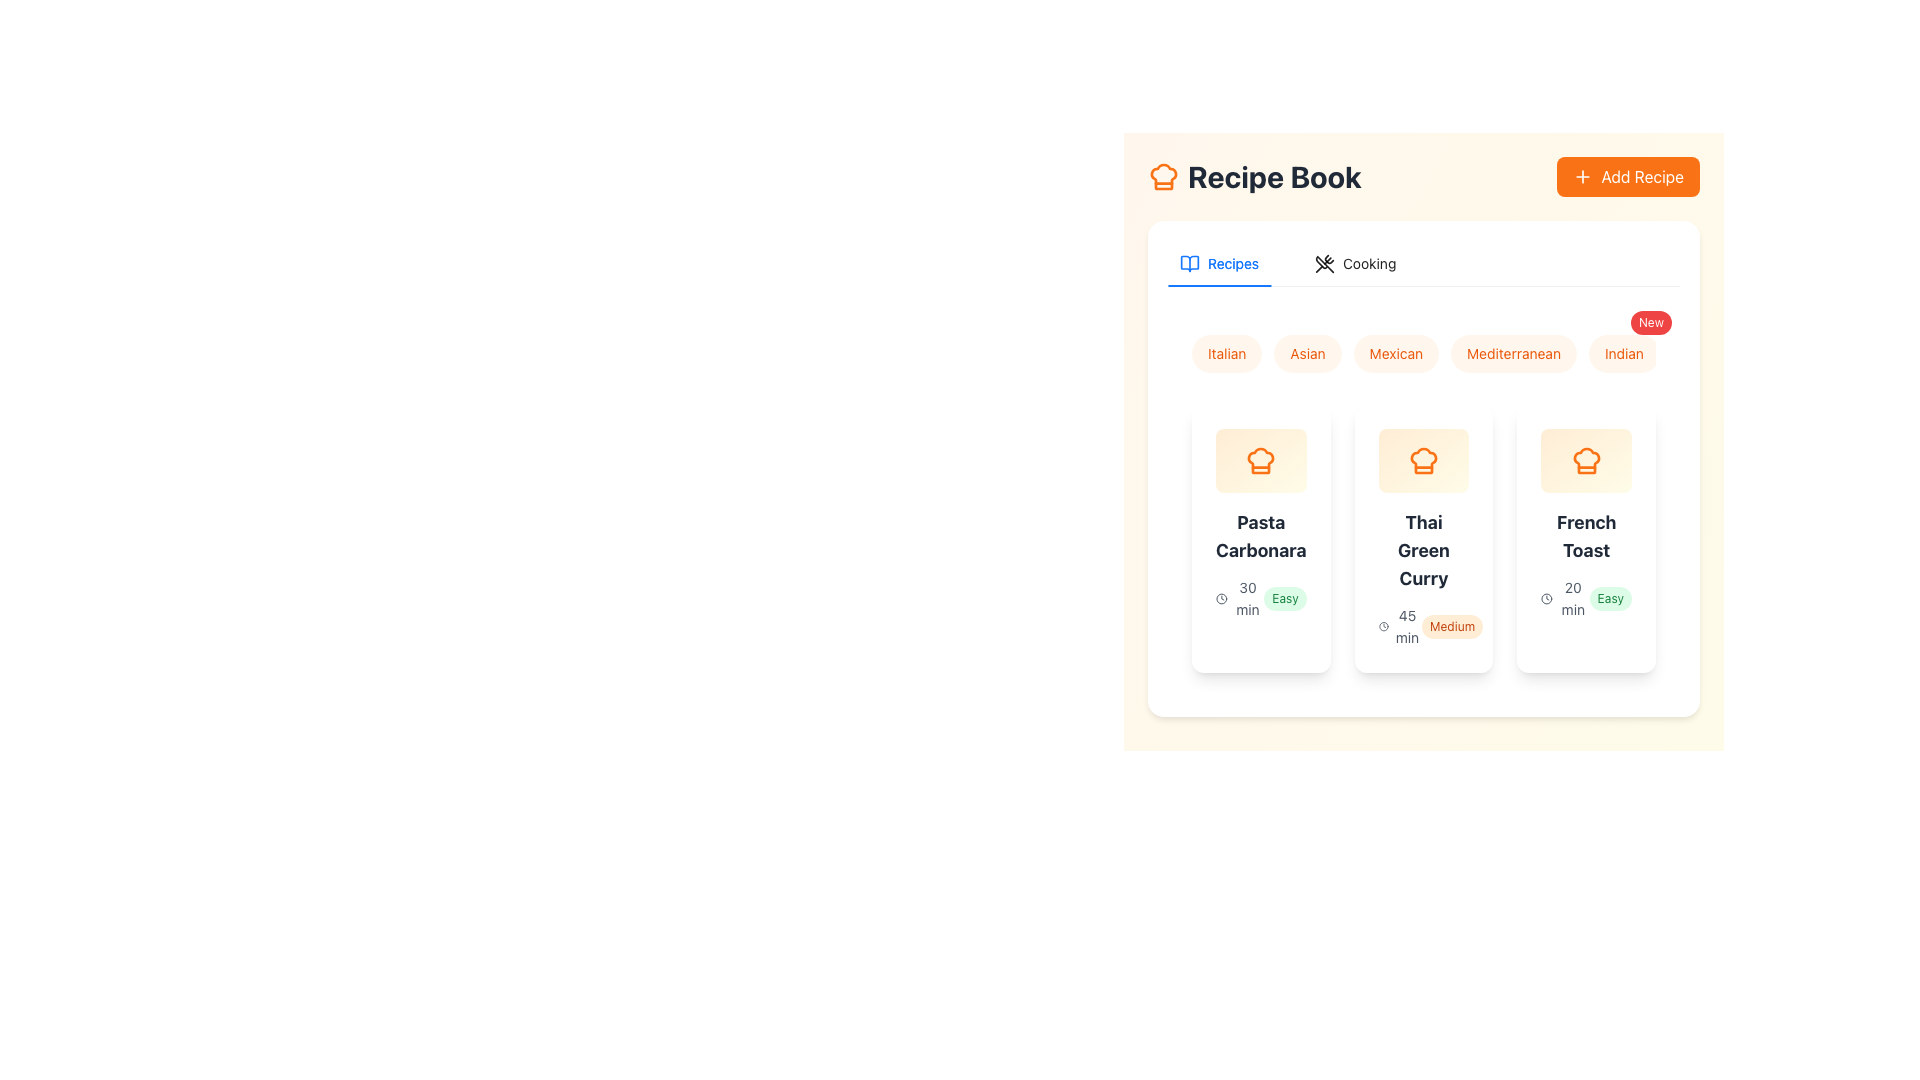 The height and width of the screenshot is (1080, 1920). Describe the element at coordinates (1260, 535) in the screenshot. I see `text content of the label displaying 'Pasta Carbonara', which is positioned beneath the orange chef hat icon in the recipe card` at that location.